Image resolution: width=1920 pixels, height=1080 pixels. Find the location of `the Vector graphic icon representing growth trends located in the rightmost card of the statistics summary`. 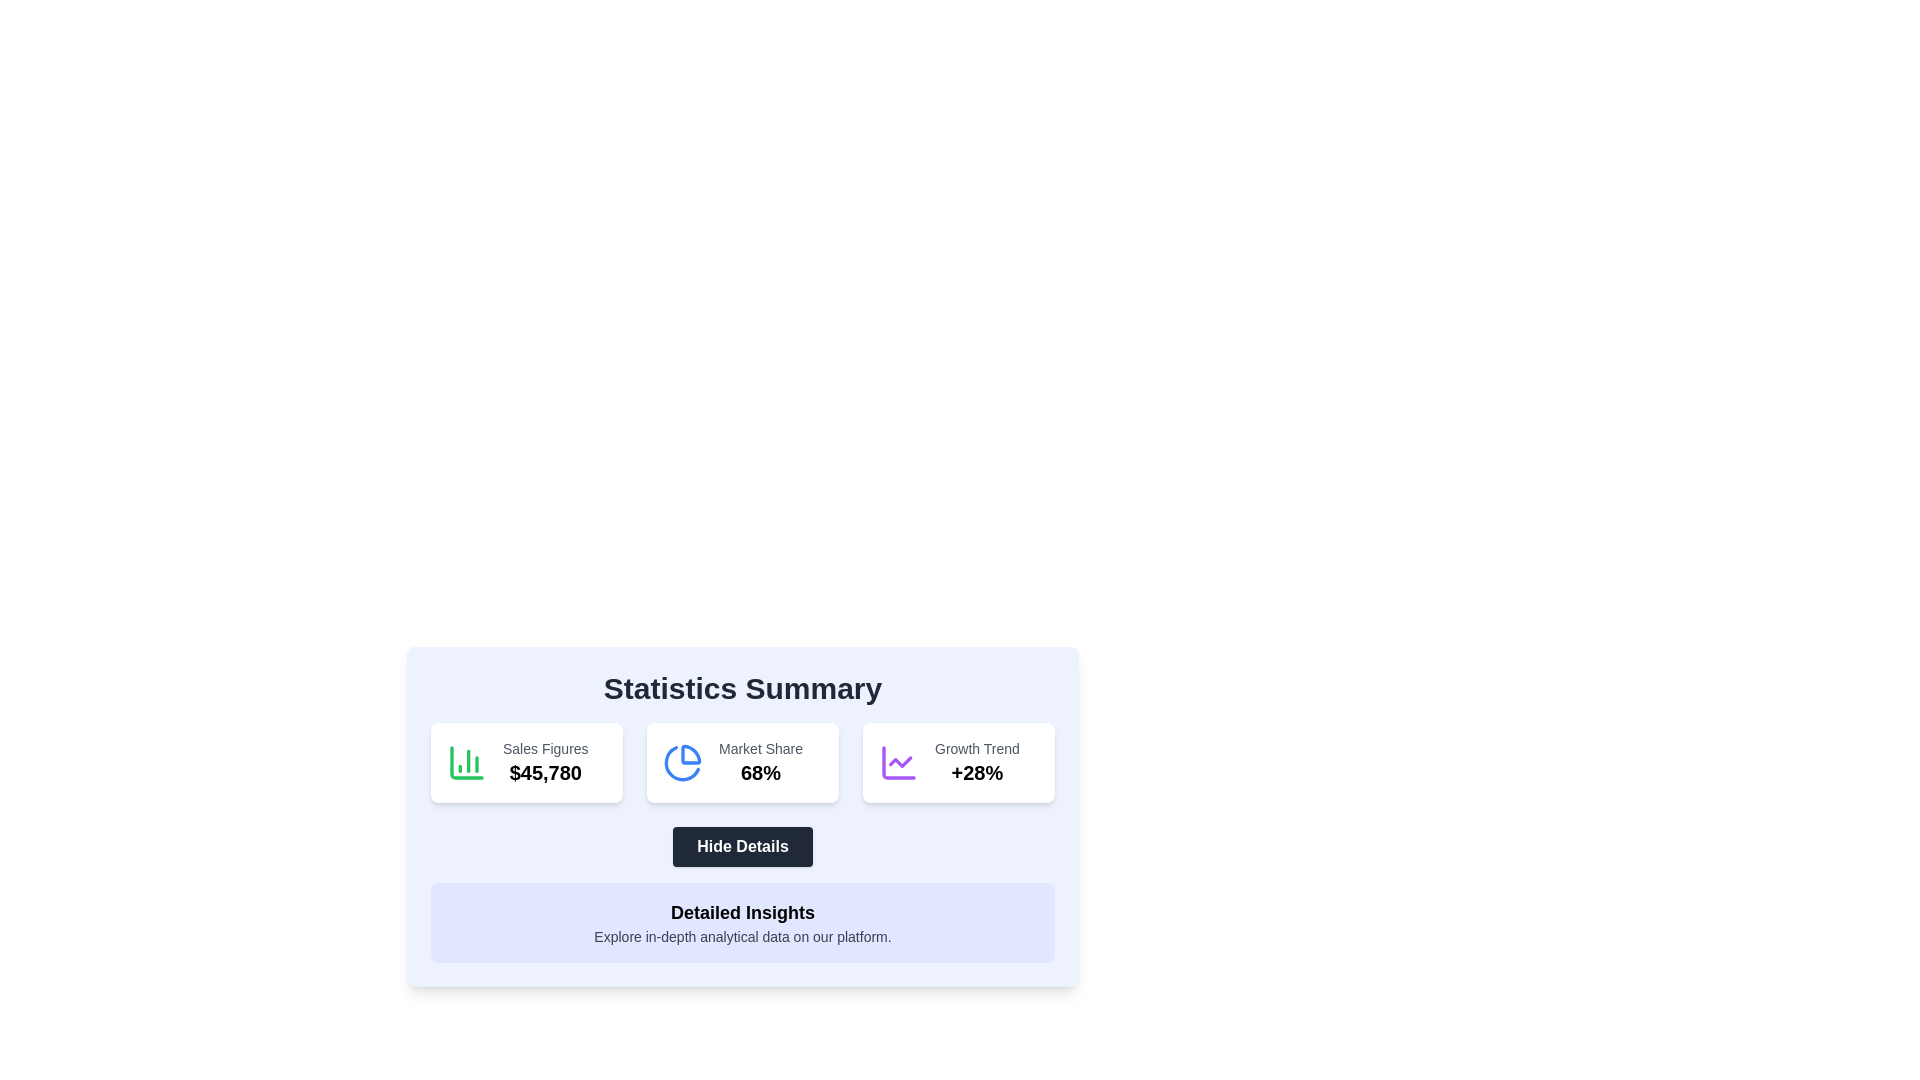

the Vector graphic icon representing growth trends located in the rightmost card of the statistics summary is located at coordinates (897, 763).